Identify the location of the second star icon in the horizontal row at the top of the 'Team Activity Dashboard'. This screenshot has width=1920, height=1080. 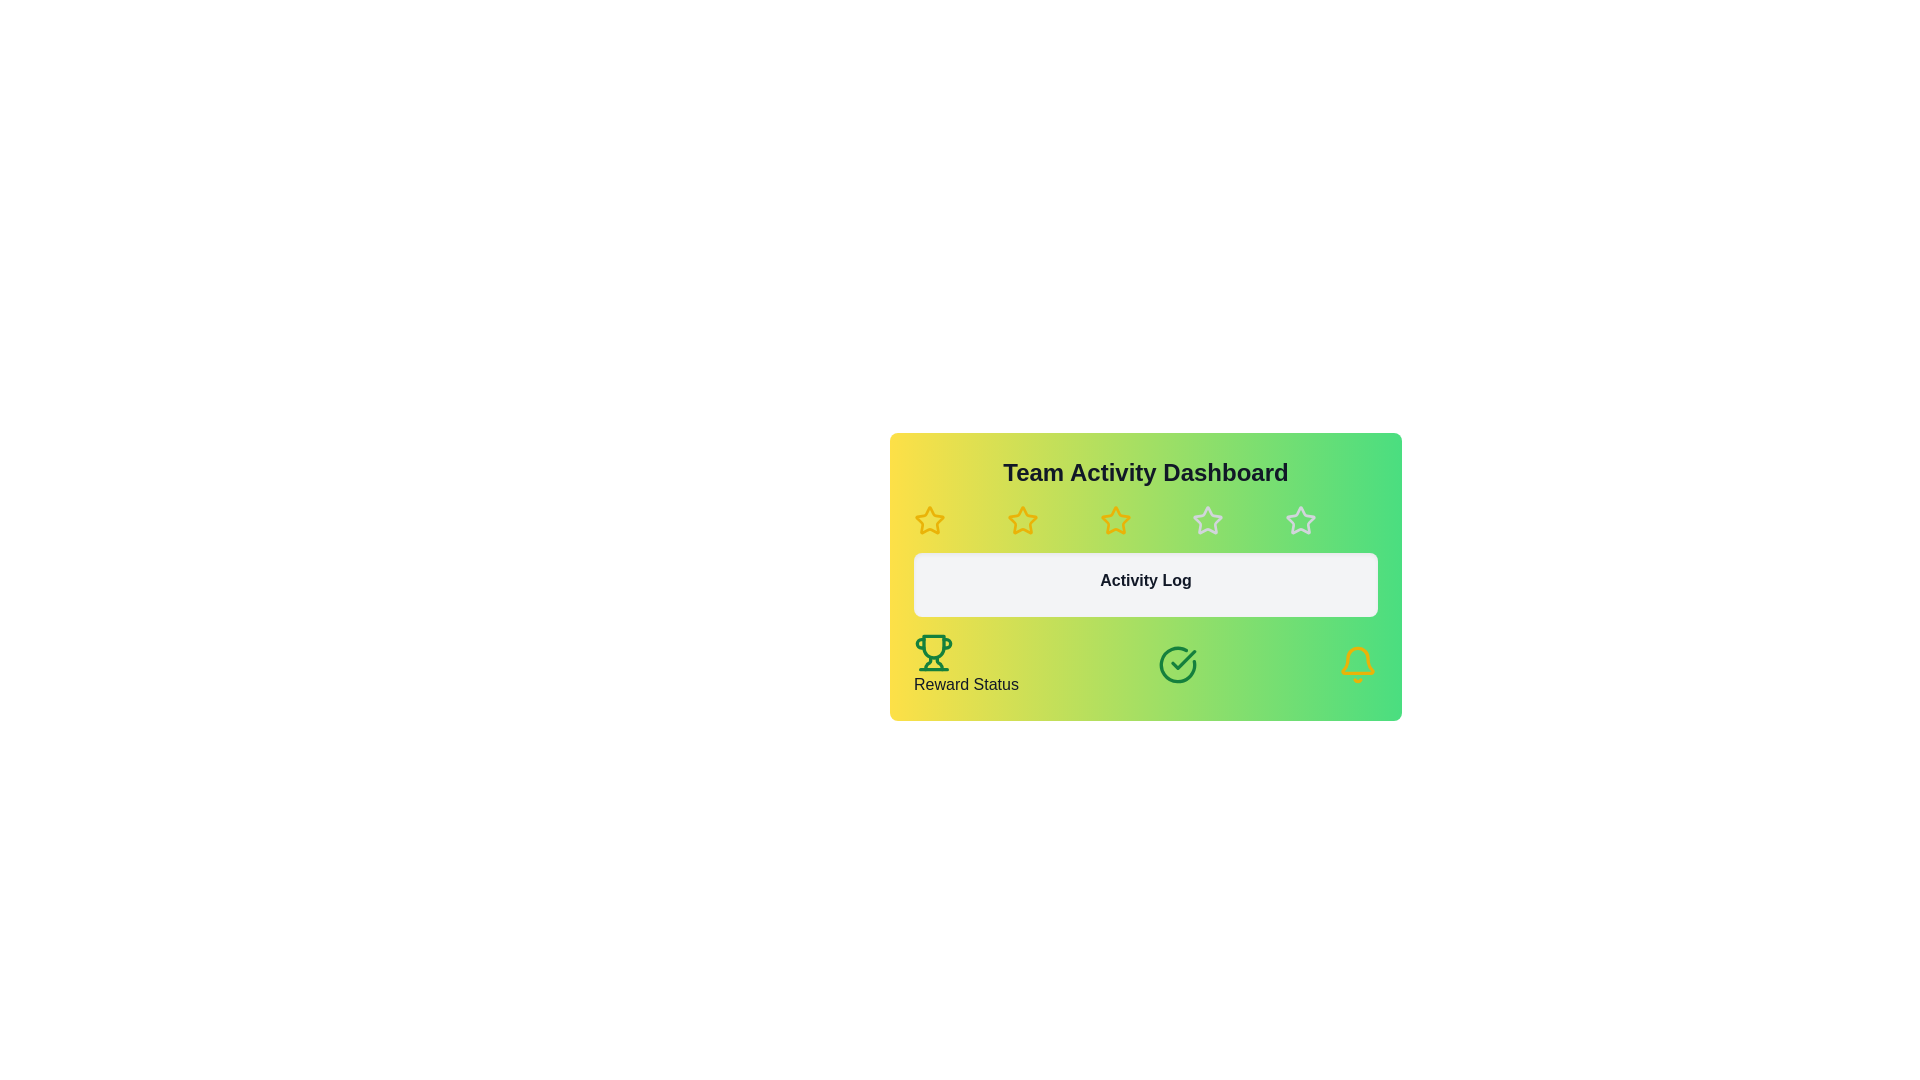
(1114, 519).